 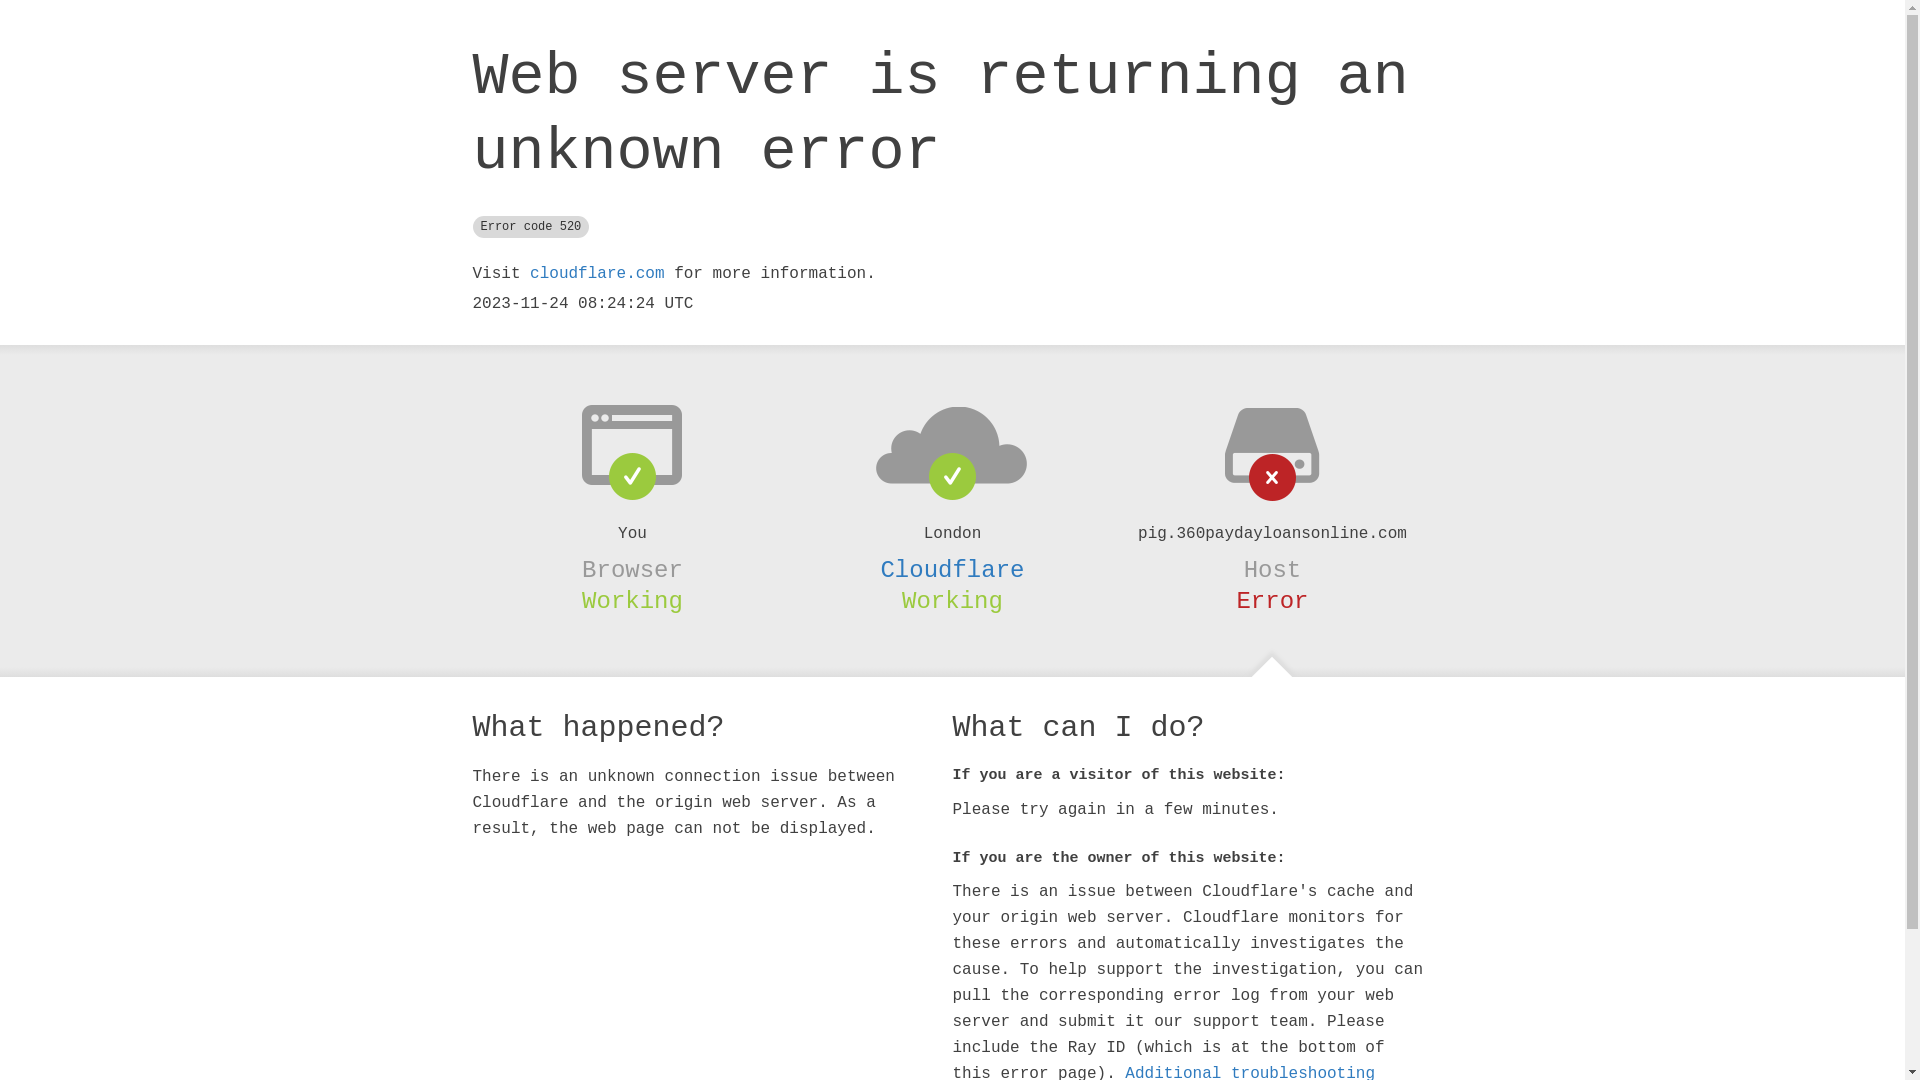 I want to click on 'cloudflare.com', so click(x=595, y=273).